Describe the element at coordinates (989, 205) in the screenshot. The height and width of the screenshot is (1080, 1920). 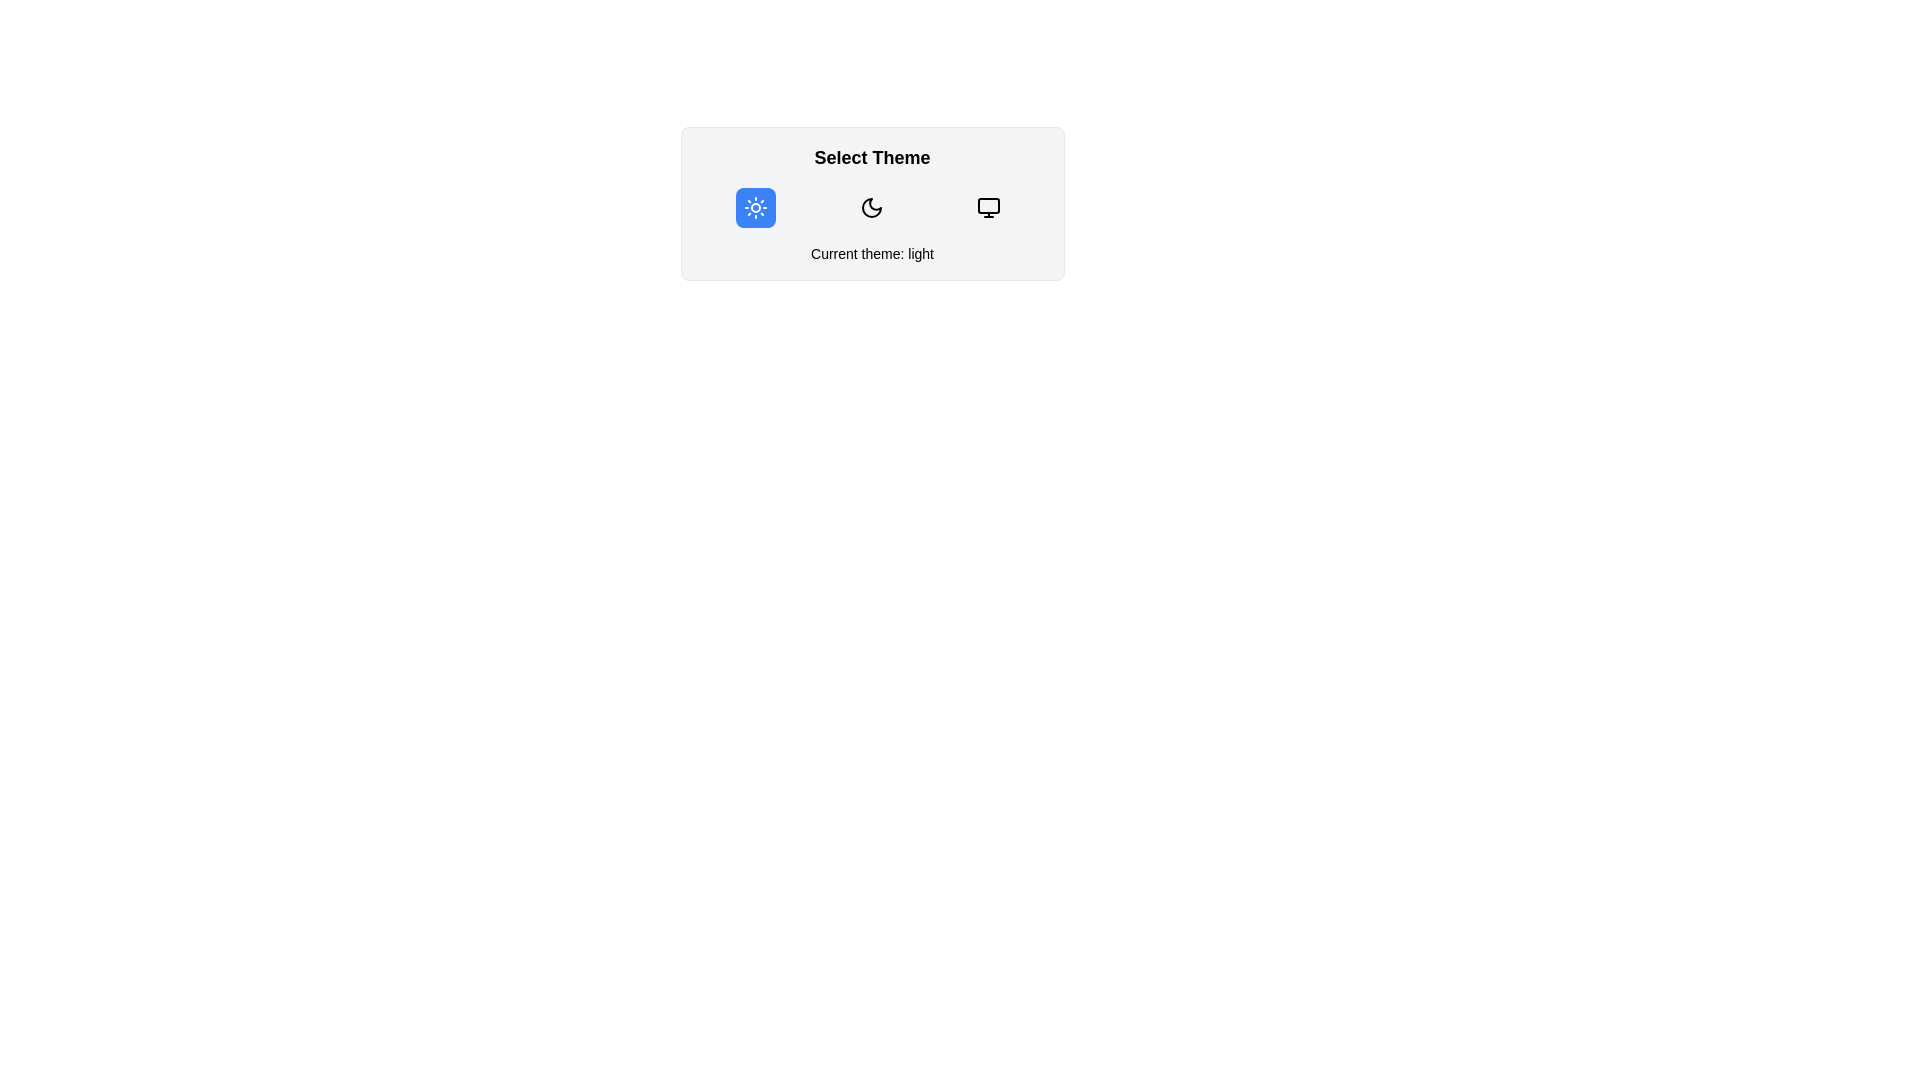
I see `the decorative monitor icon located within the third icon of the theme selection options` at that location.